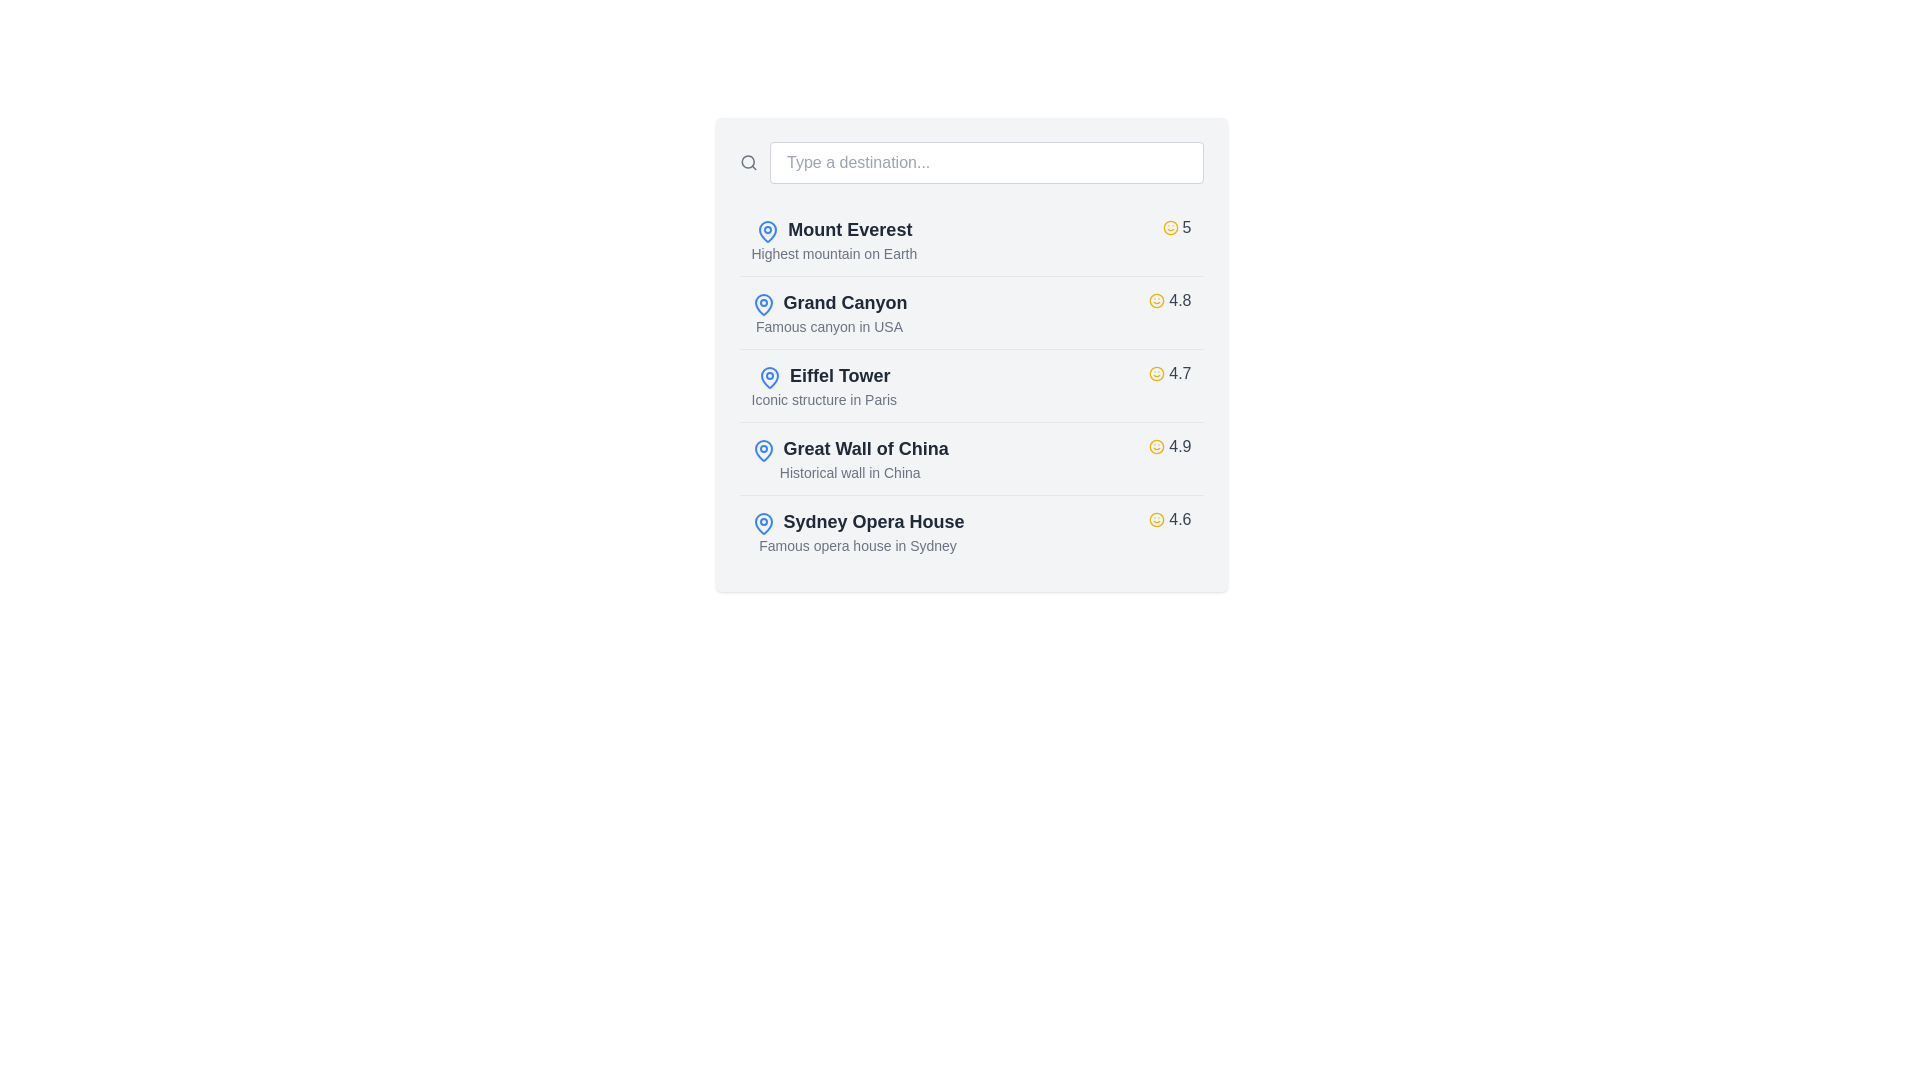  Describe the element at coordinates (850, 459) in the screenshot. I see `the fourth item in the vertical list of destinations, which is a Text block with an icon, located between the 'Eiffel Tower' and 'Sydney Opera House' entries` at that location.